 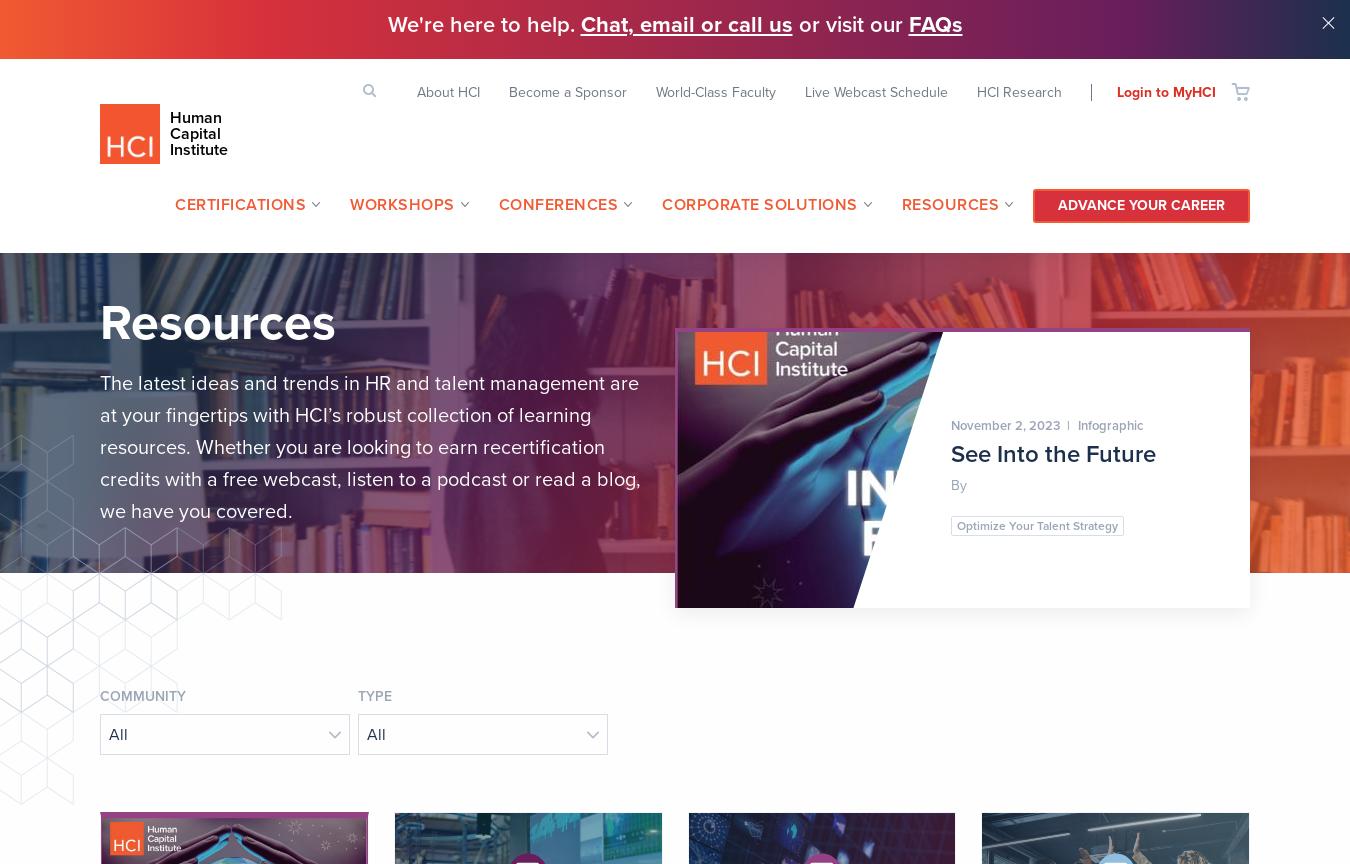 What do you see at coordinates (934, 24) in the screenshot?
I see `'FAQs'` at bounding box center [934, 24].